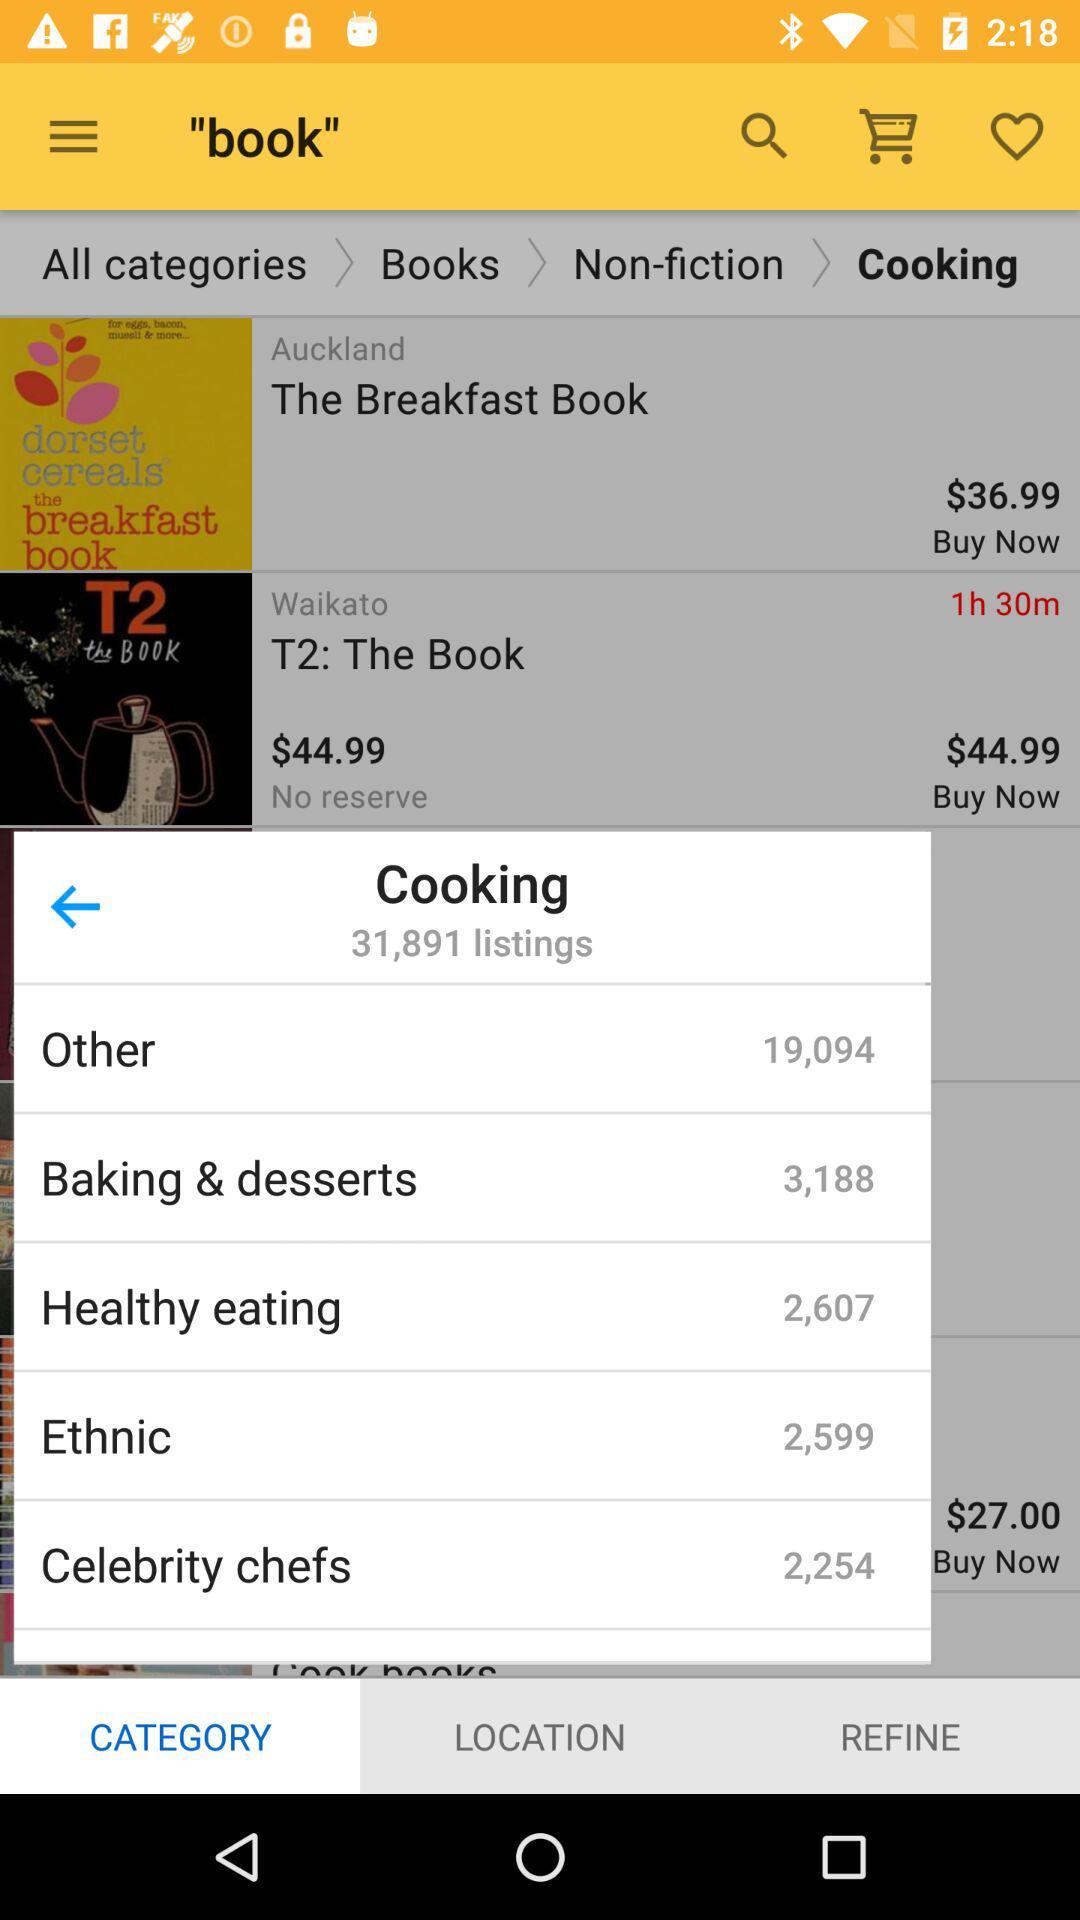  I want to click on other item, so click(401, 1047).